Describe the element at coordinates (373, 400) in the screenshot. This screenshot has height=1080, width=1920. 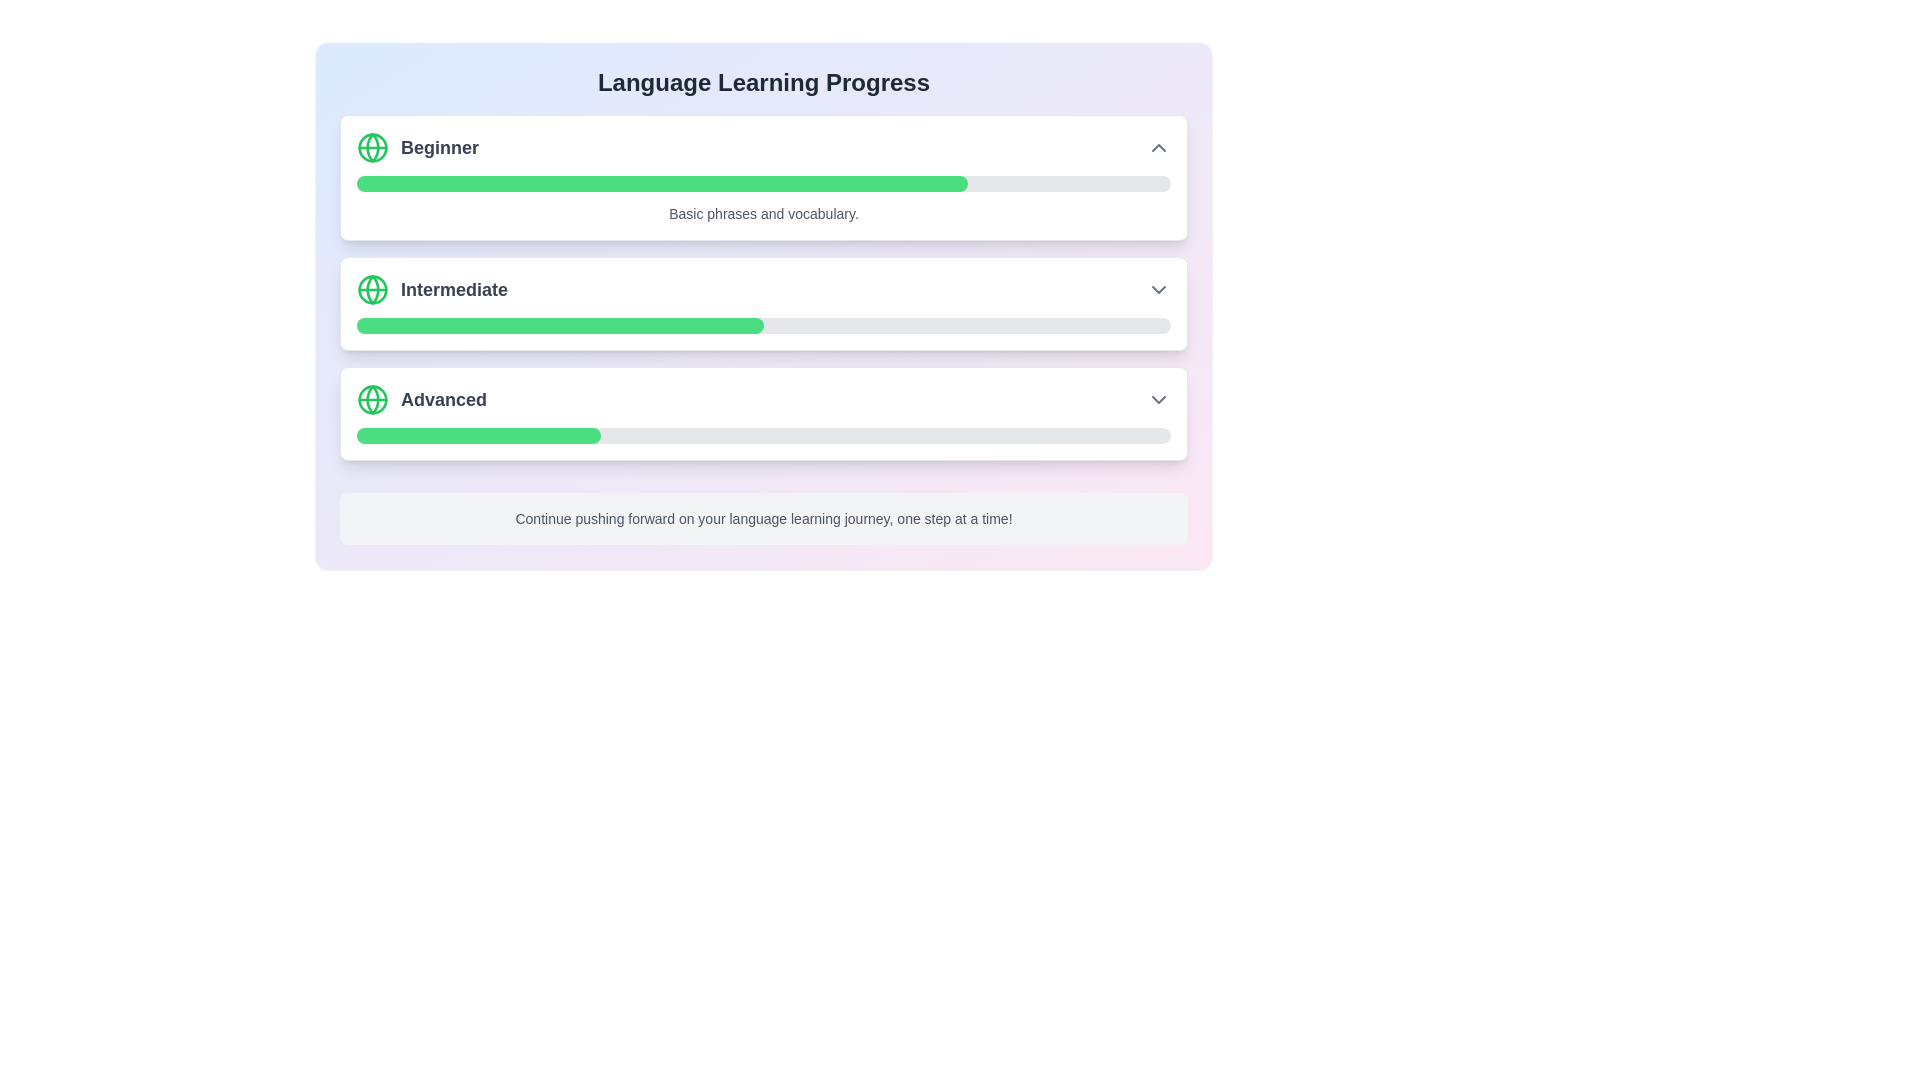
I see `the globe icon that identifies the 'Advanced' section, positioned to the left of the 'Advanced' text in the language learning levels list` at that location.